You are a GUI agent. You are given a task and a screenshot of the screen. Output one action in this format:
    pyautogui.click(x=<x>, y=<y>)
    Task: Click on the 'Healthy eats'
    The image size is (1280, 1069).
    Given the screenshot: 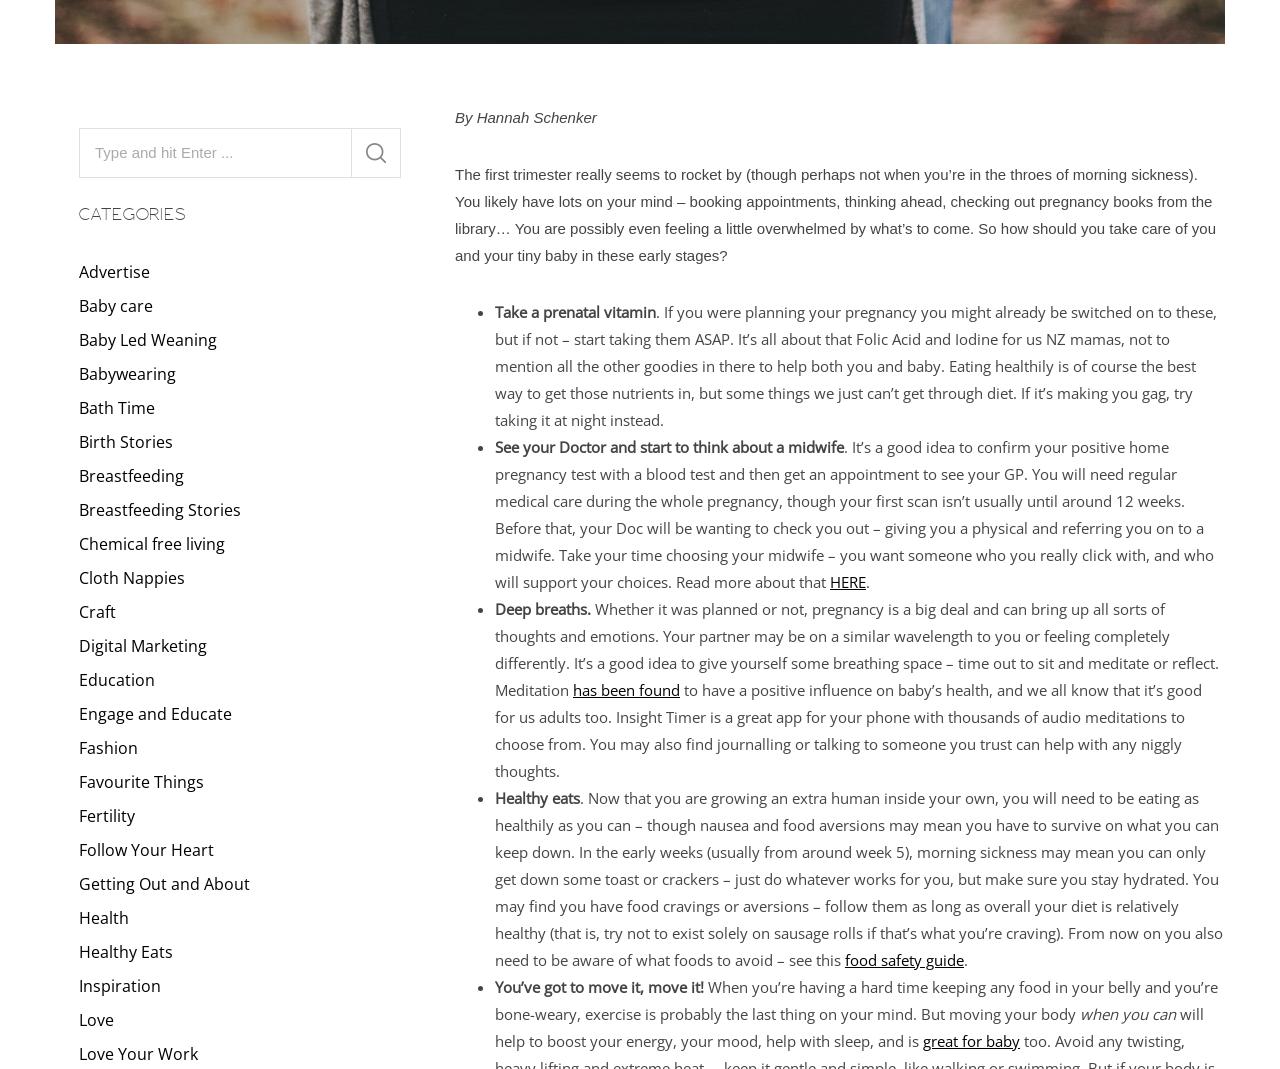 What is the action you would take?
    pyautogui.click(x=537, y=797)
    